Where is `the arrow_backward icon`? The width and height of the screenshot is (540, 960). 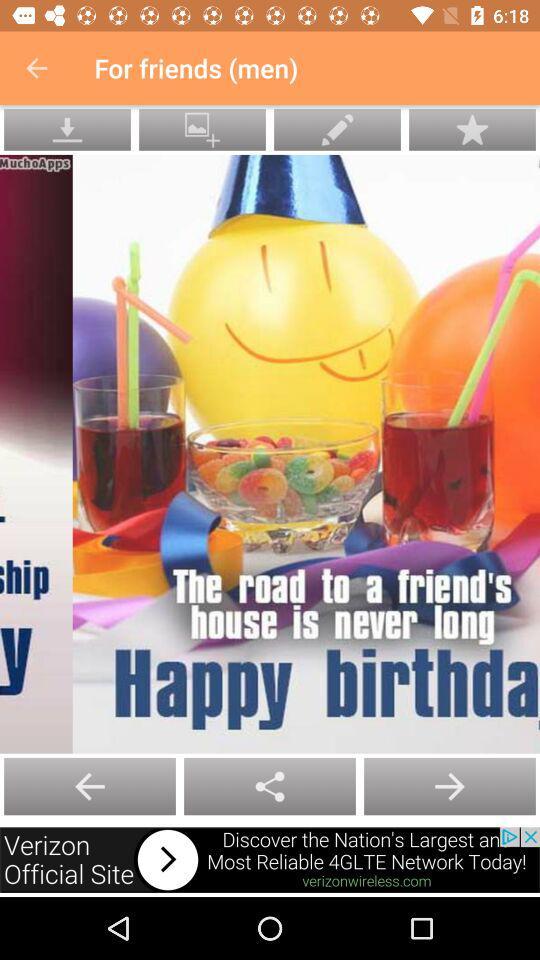
the arrow_backward icon is located at coordinates (270, 786).